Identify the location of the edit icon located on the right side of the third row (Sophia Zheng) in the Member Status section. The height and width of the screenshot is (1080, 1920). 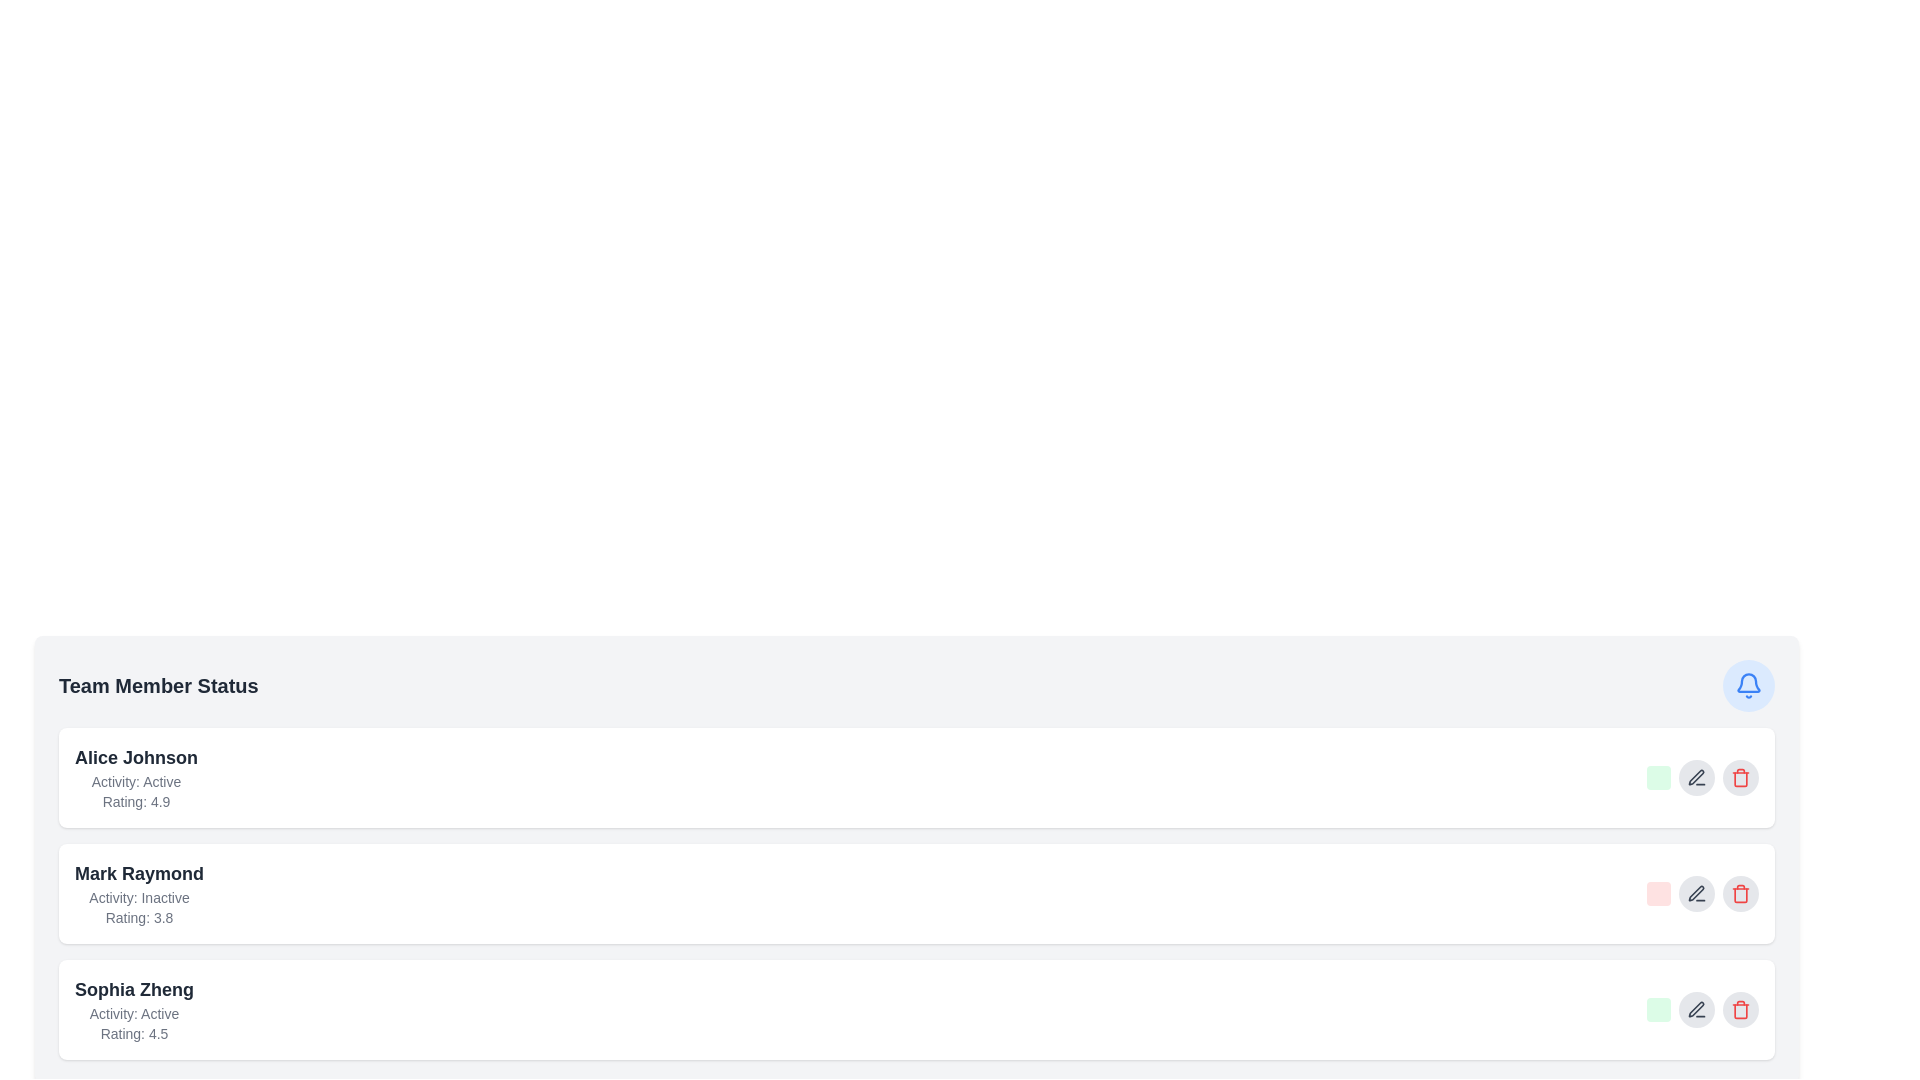
(1695, 1009).